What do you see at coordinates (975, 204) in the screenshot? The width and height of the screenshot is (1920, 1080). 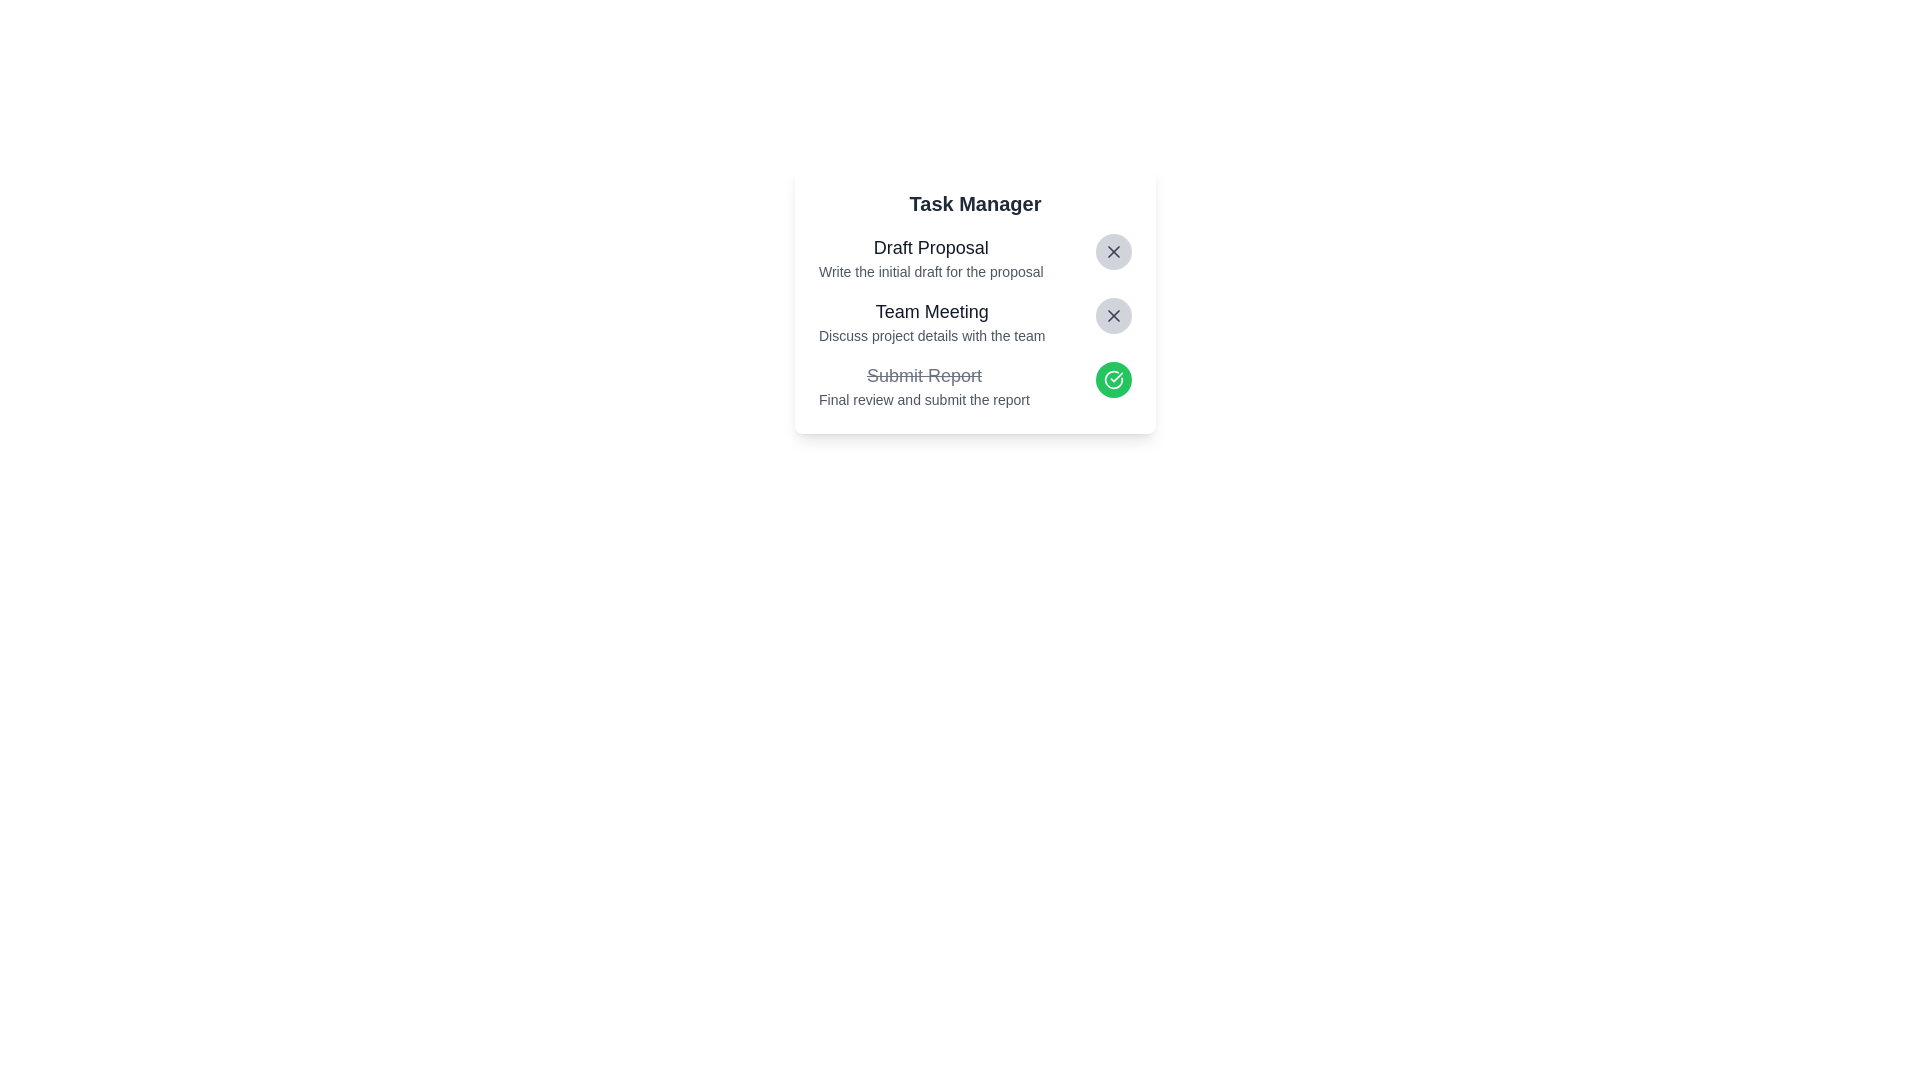 I see `the bold 'Task Manager' header text that is displayed prominently in a large font size within a white rounded box` at bounding box center [975, 204].